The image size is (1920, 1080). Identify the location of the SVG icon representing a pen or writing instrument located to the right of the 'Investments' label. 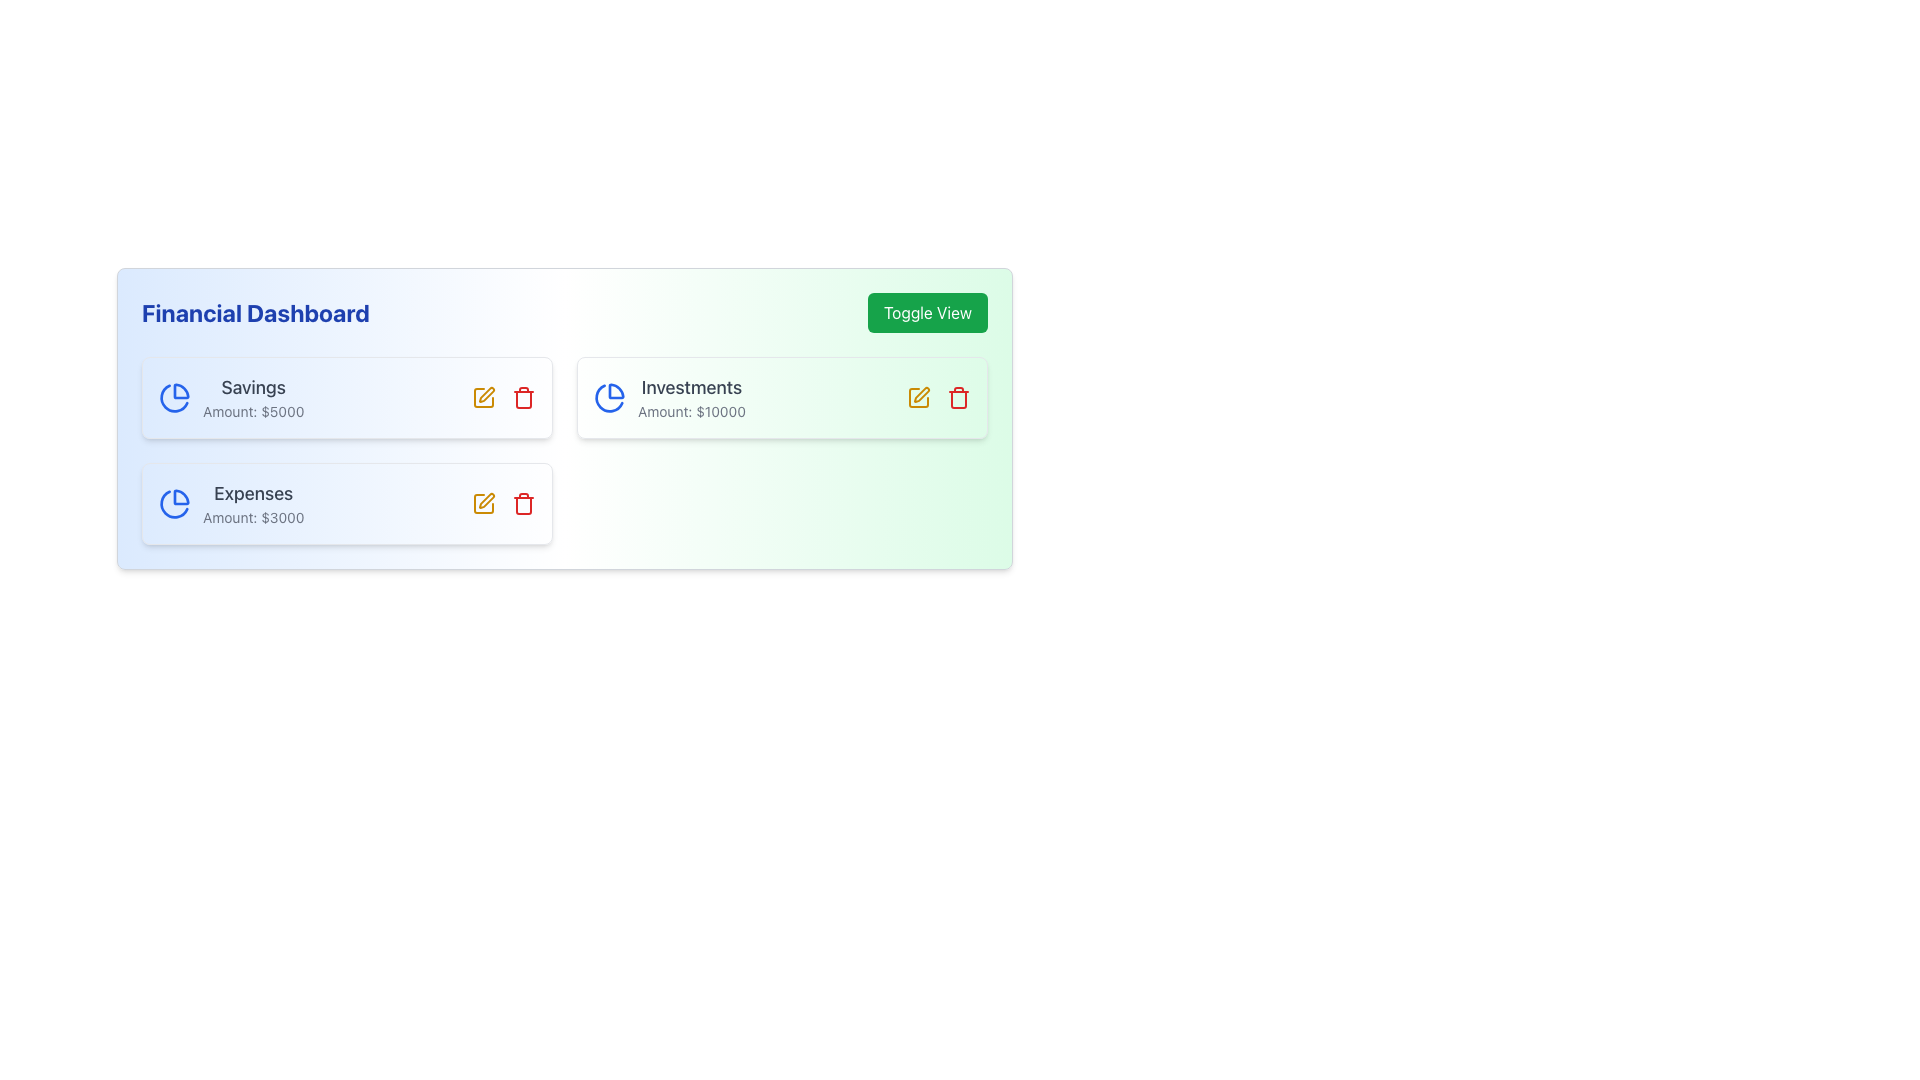
(917, 397).